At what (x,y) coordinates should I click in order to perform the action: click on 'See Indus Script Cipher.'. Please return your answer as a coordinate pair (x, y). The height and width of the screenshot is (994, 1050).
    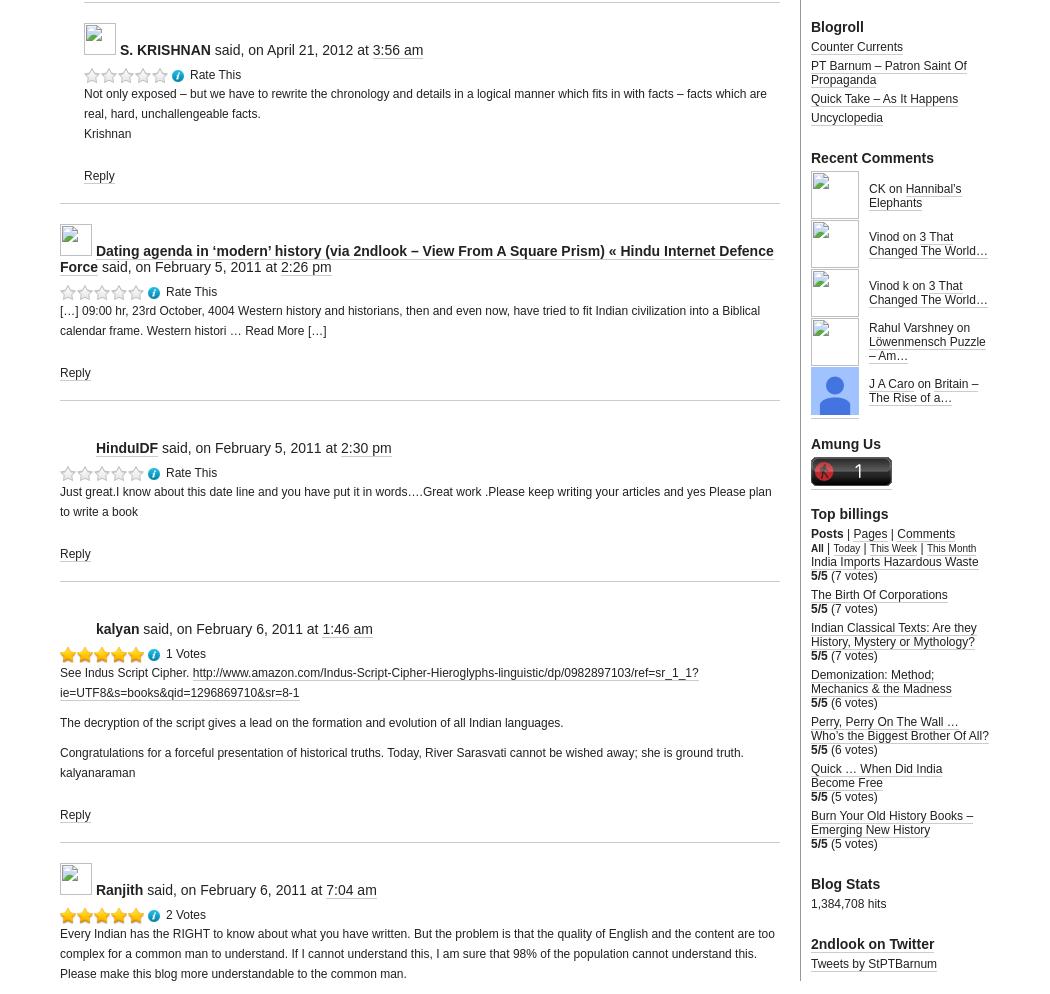
    Looking at the image, I should click on (125, 673).